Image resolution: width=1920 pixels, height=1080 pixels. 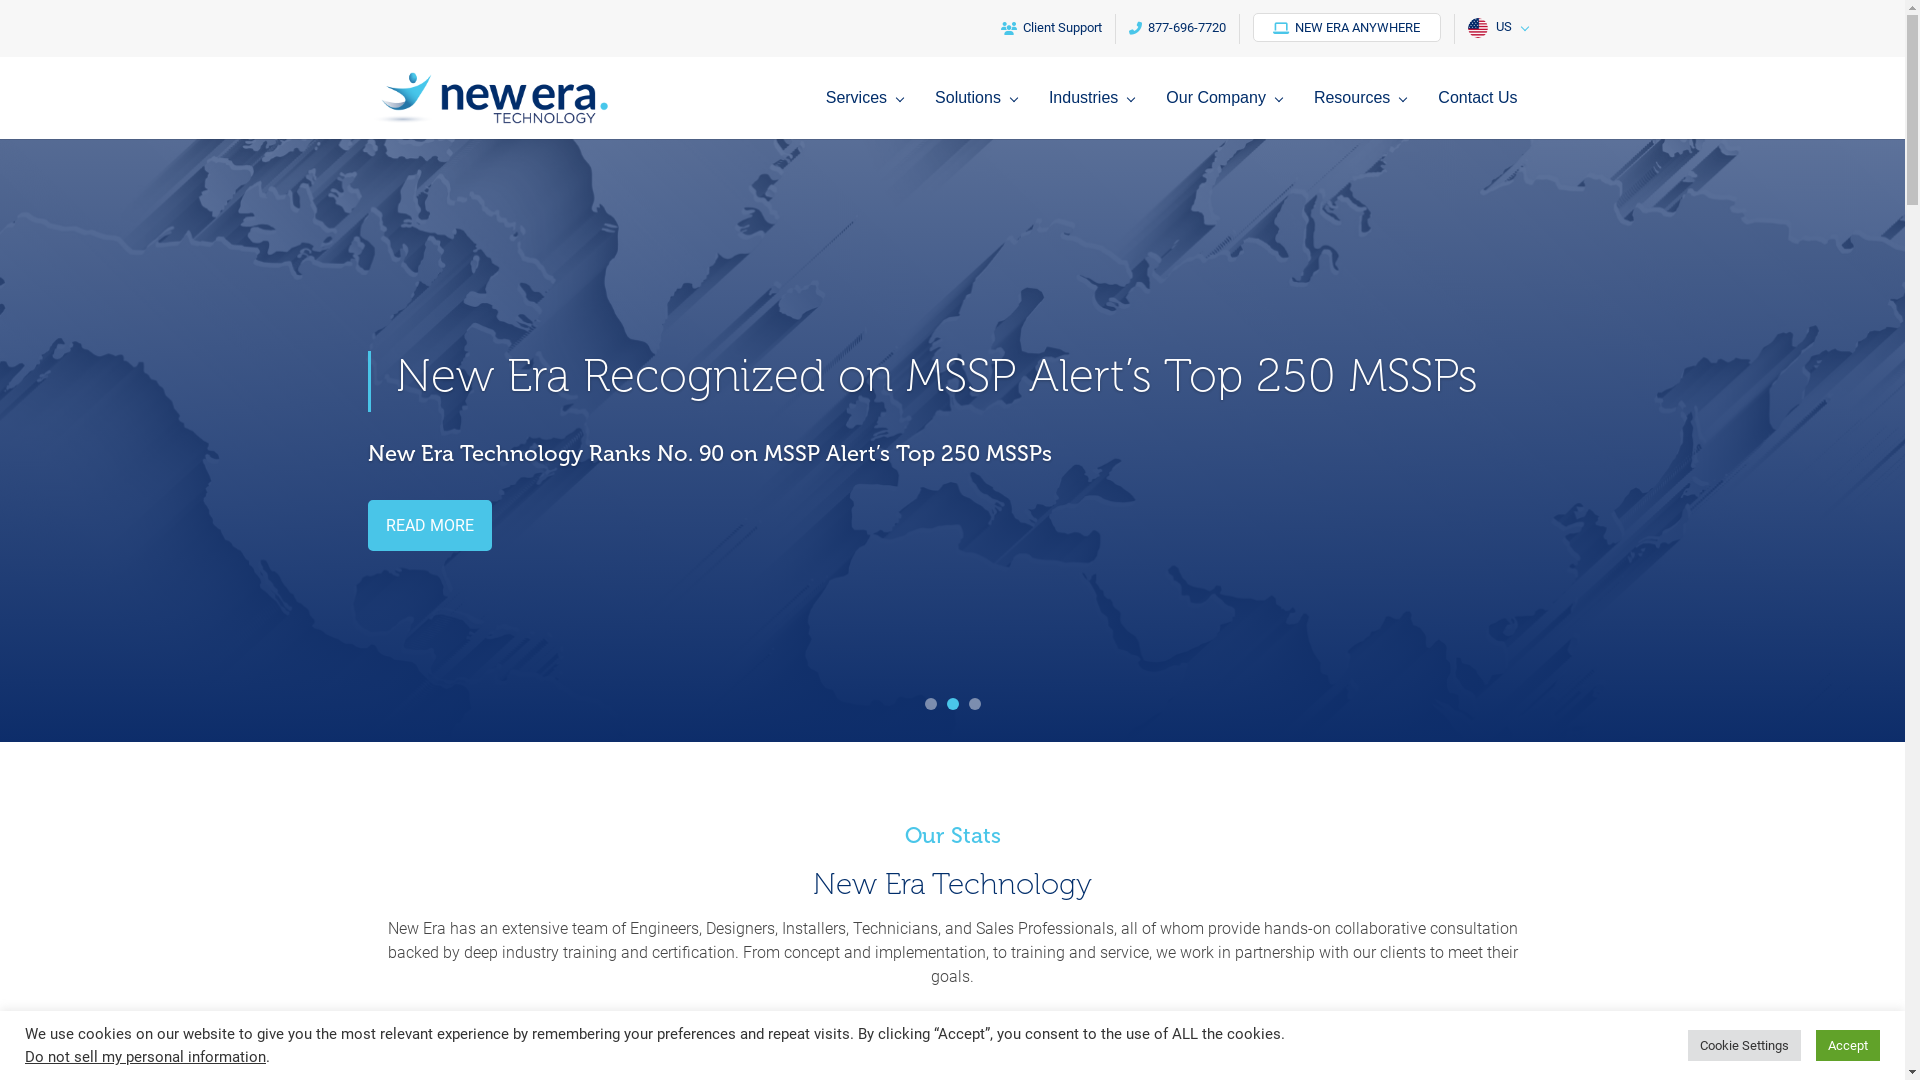 I want to click on 'Resources', so click(x=1363, y=114).